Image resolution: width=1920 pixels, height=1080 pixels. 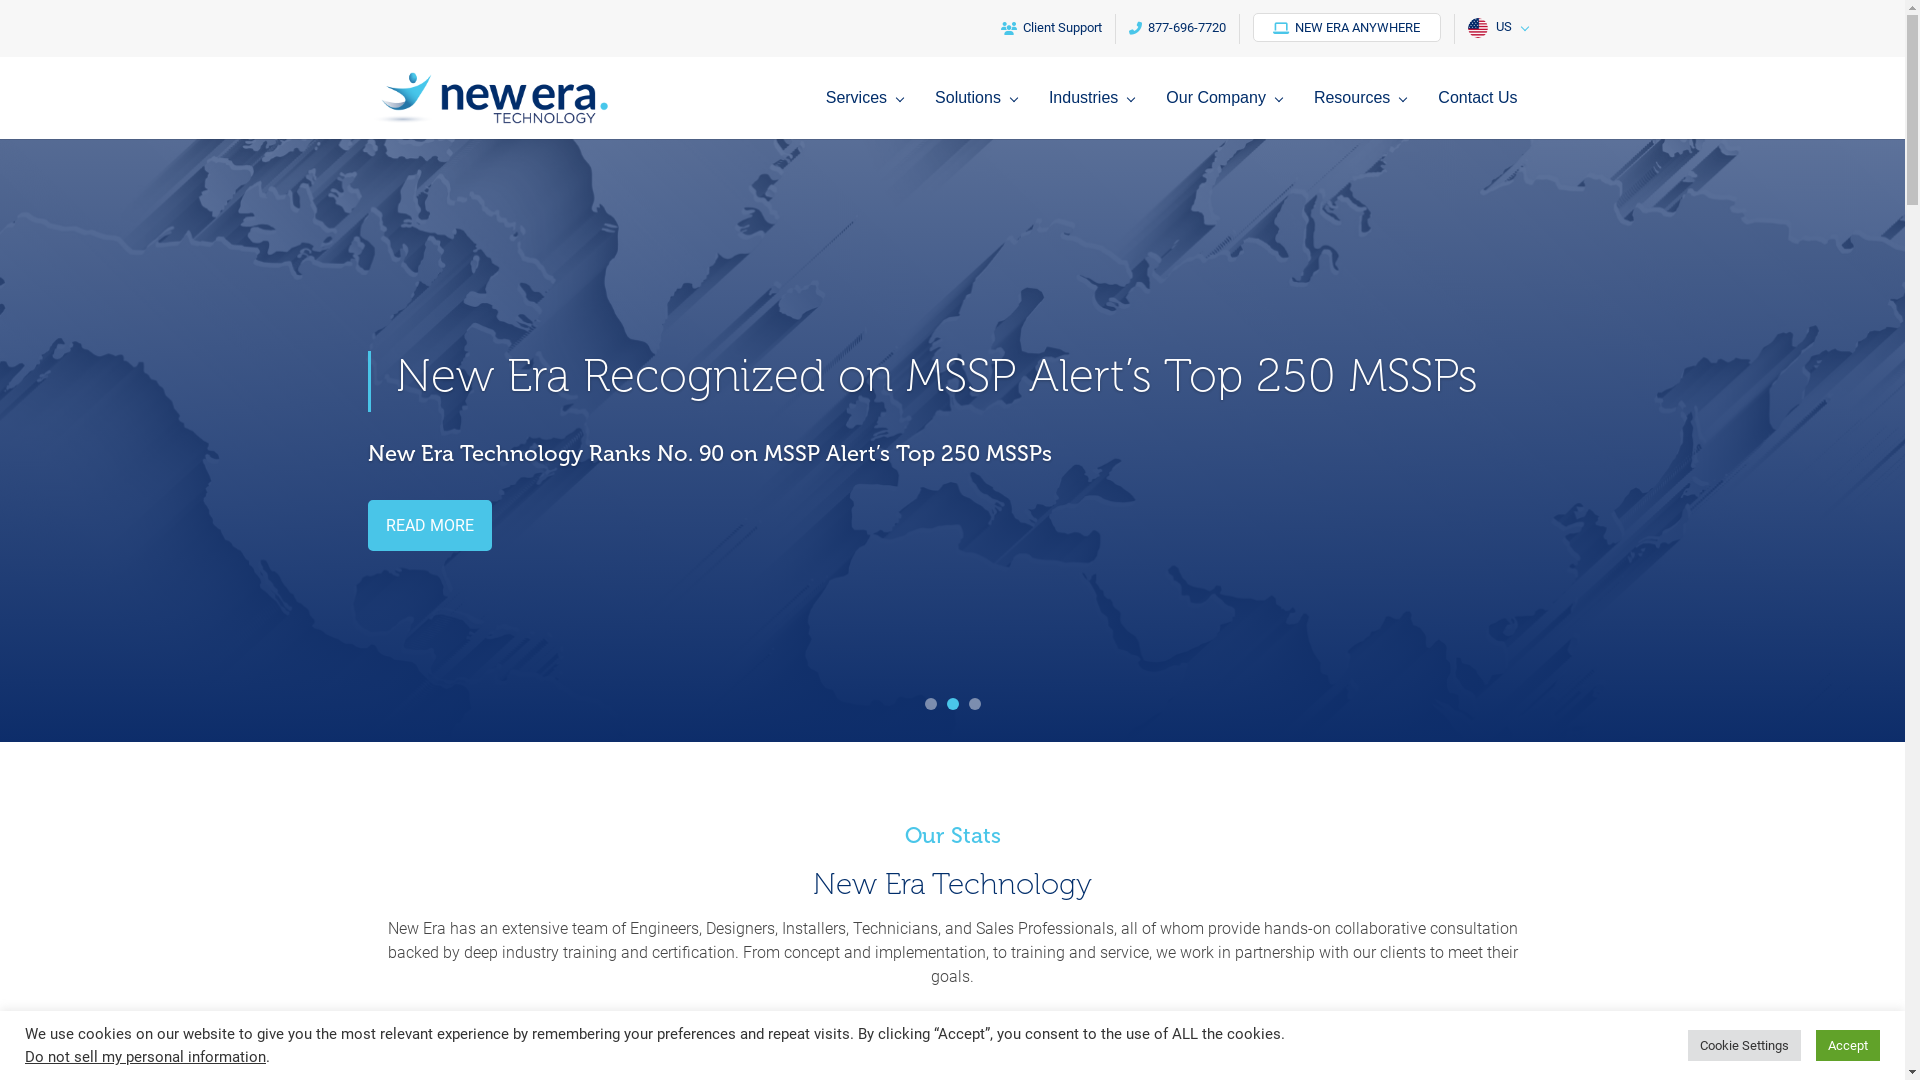 I want to click on 'Resources', so click(x=1363, y=114).